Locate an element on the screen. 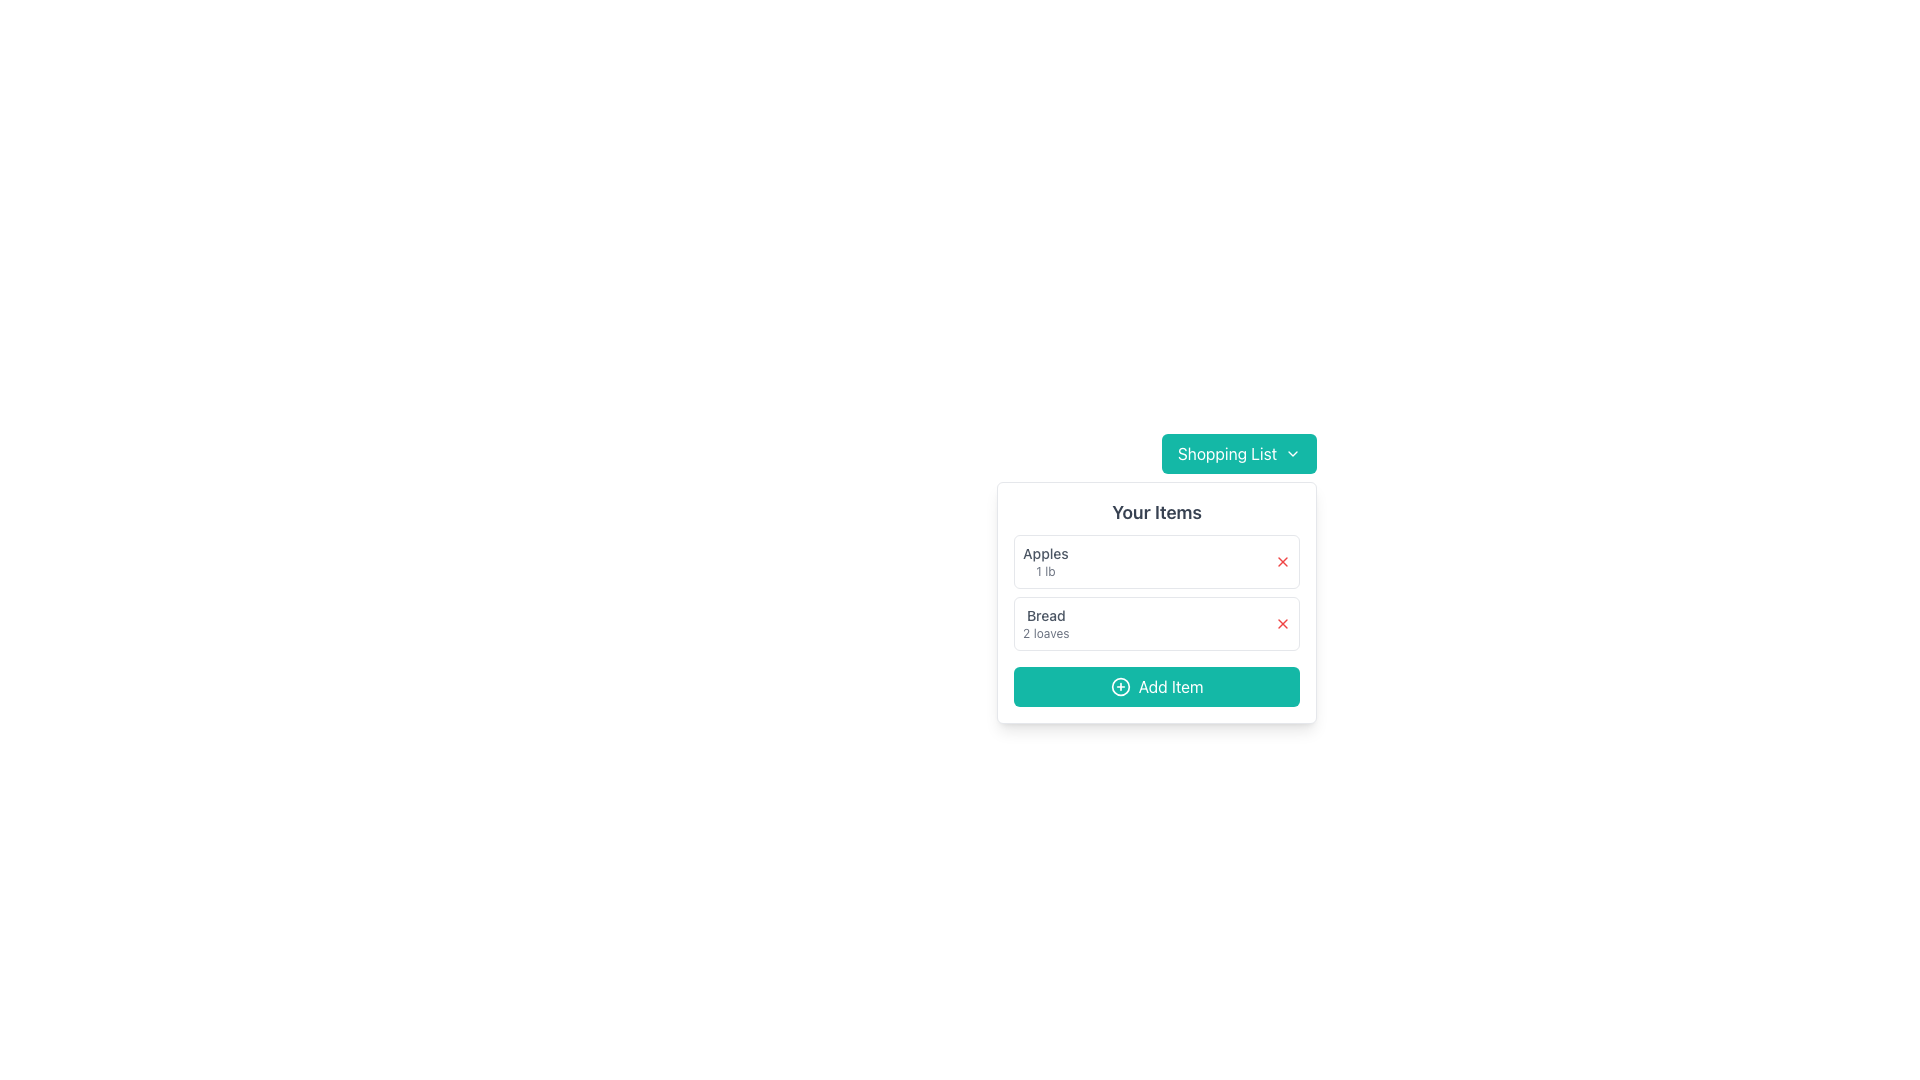 The width and height of the screenshot is (1920, 1080). the details of the list item containing 'Bread' and '2 loaves', located in the 'Your Items' section is located at coordinates (1157, 623).